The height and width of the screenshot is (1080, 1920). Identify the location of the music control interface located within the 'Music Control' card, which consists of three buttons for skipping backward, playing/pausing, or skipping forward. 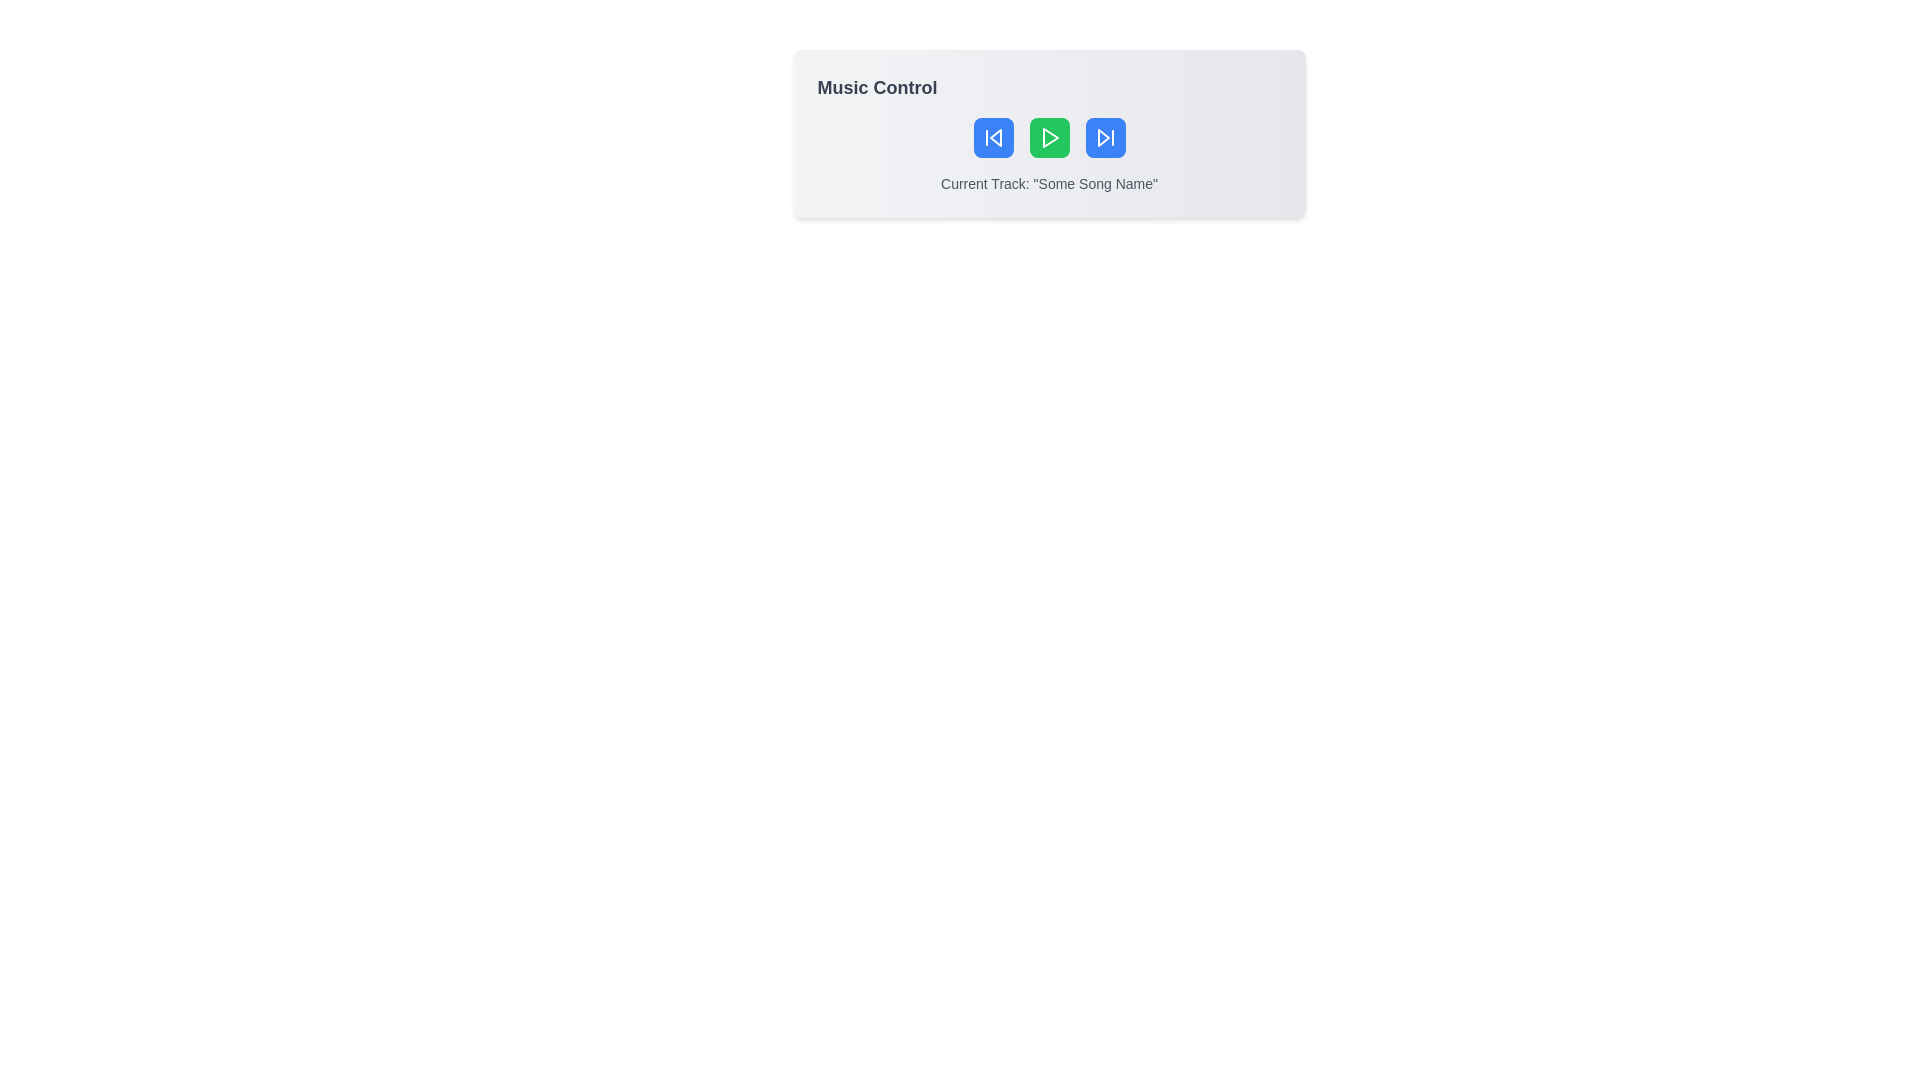
(1048, 137).